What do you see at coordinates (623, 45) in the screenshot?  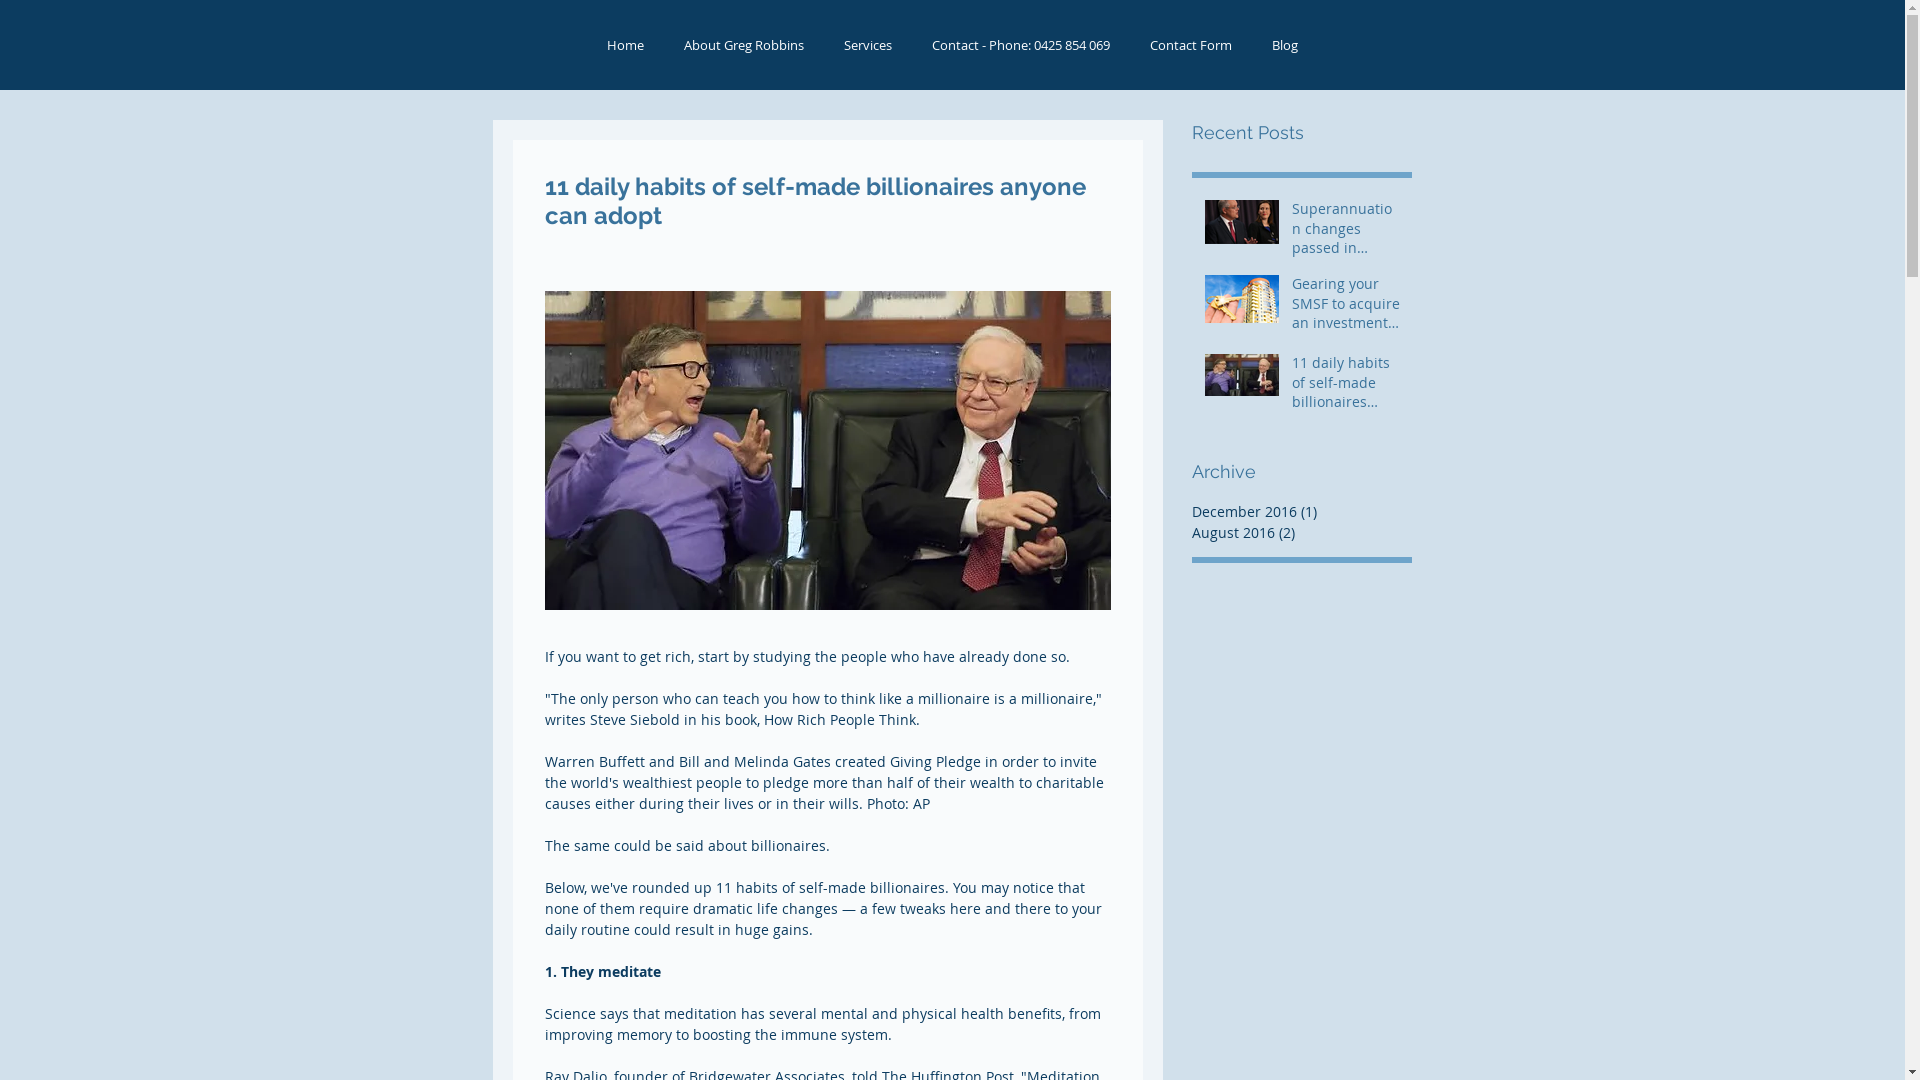 I see `'Home'` at bounding box center [623, 45].